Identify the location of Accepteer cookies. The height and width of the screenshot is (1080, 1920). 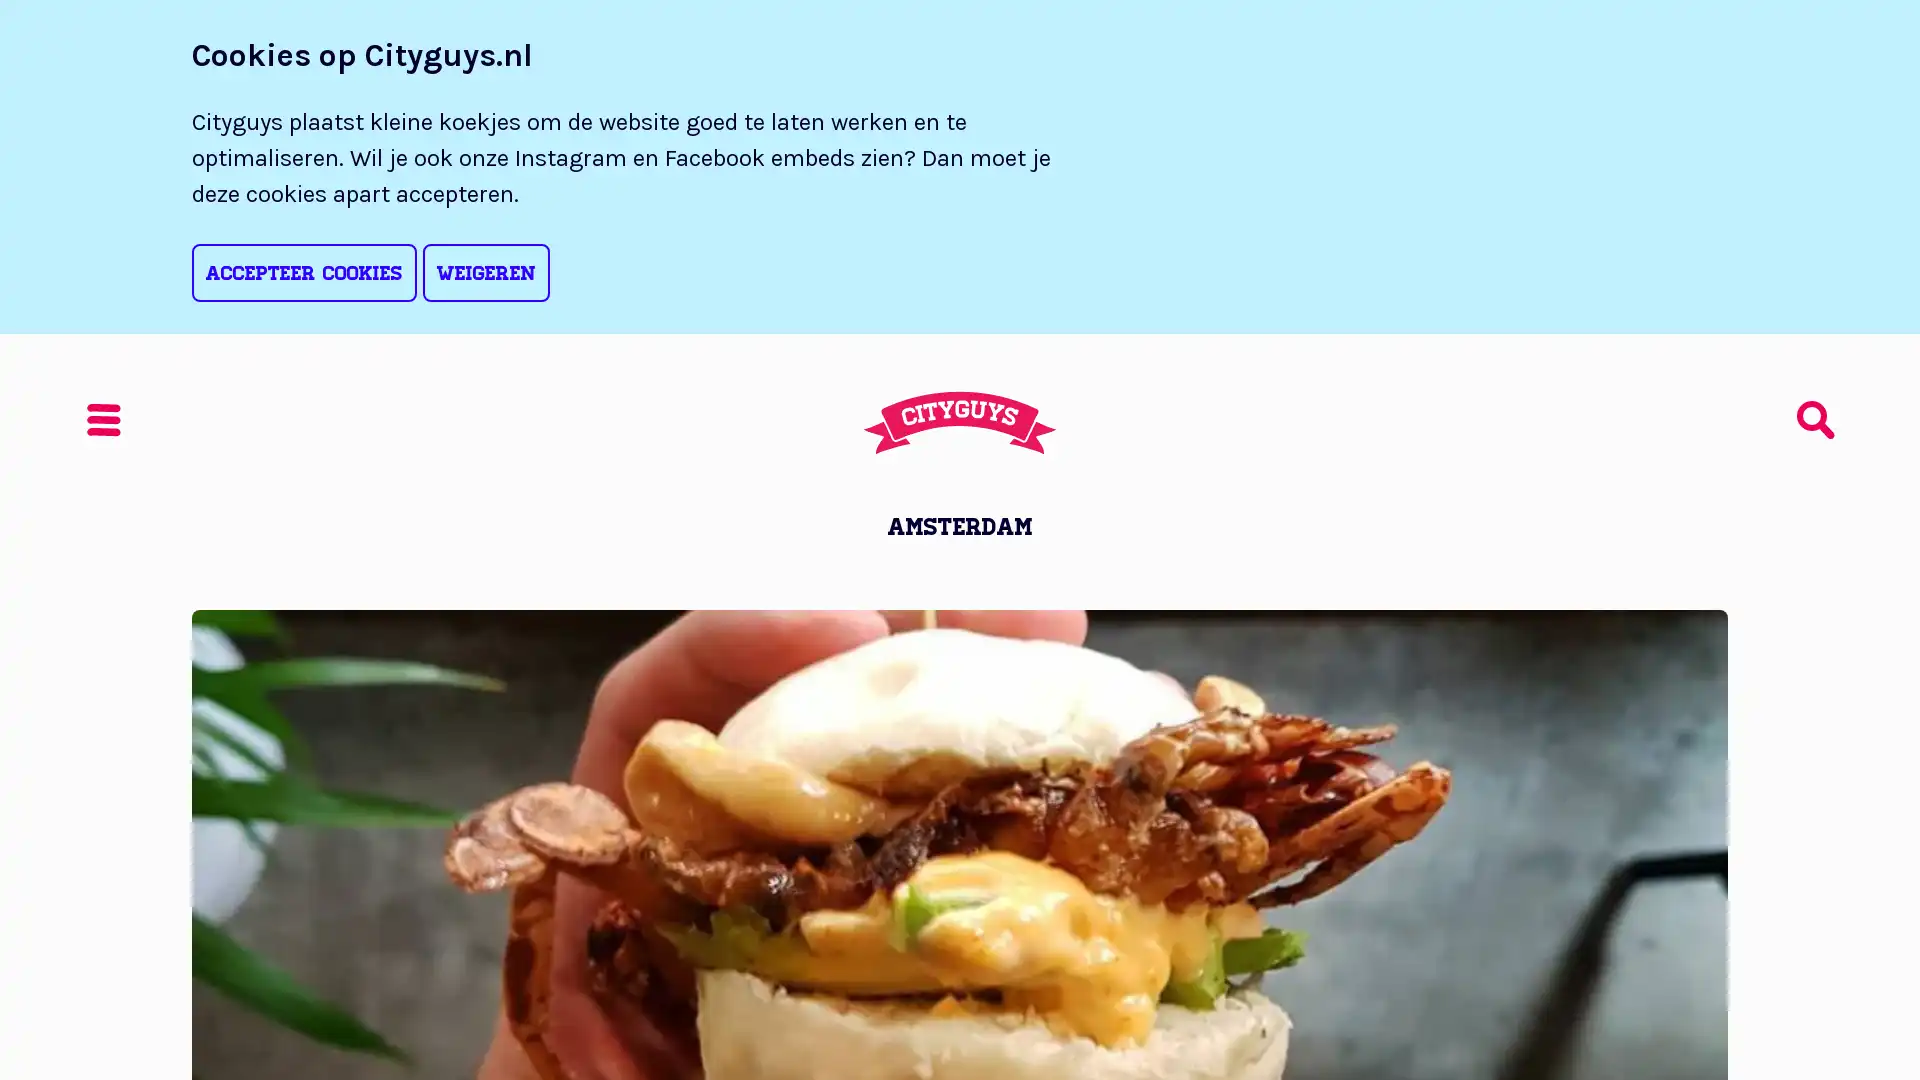
(303, 273).